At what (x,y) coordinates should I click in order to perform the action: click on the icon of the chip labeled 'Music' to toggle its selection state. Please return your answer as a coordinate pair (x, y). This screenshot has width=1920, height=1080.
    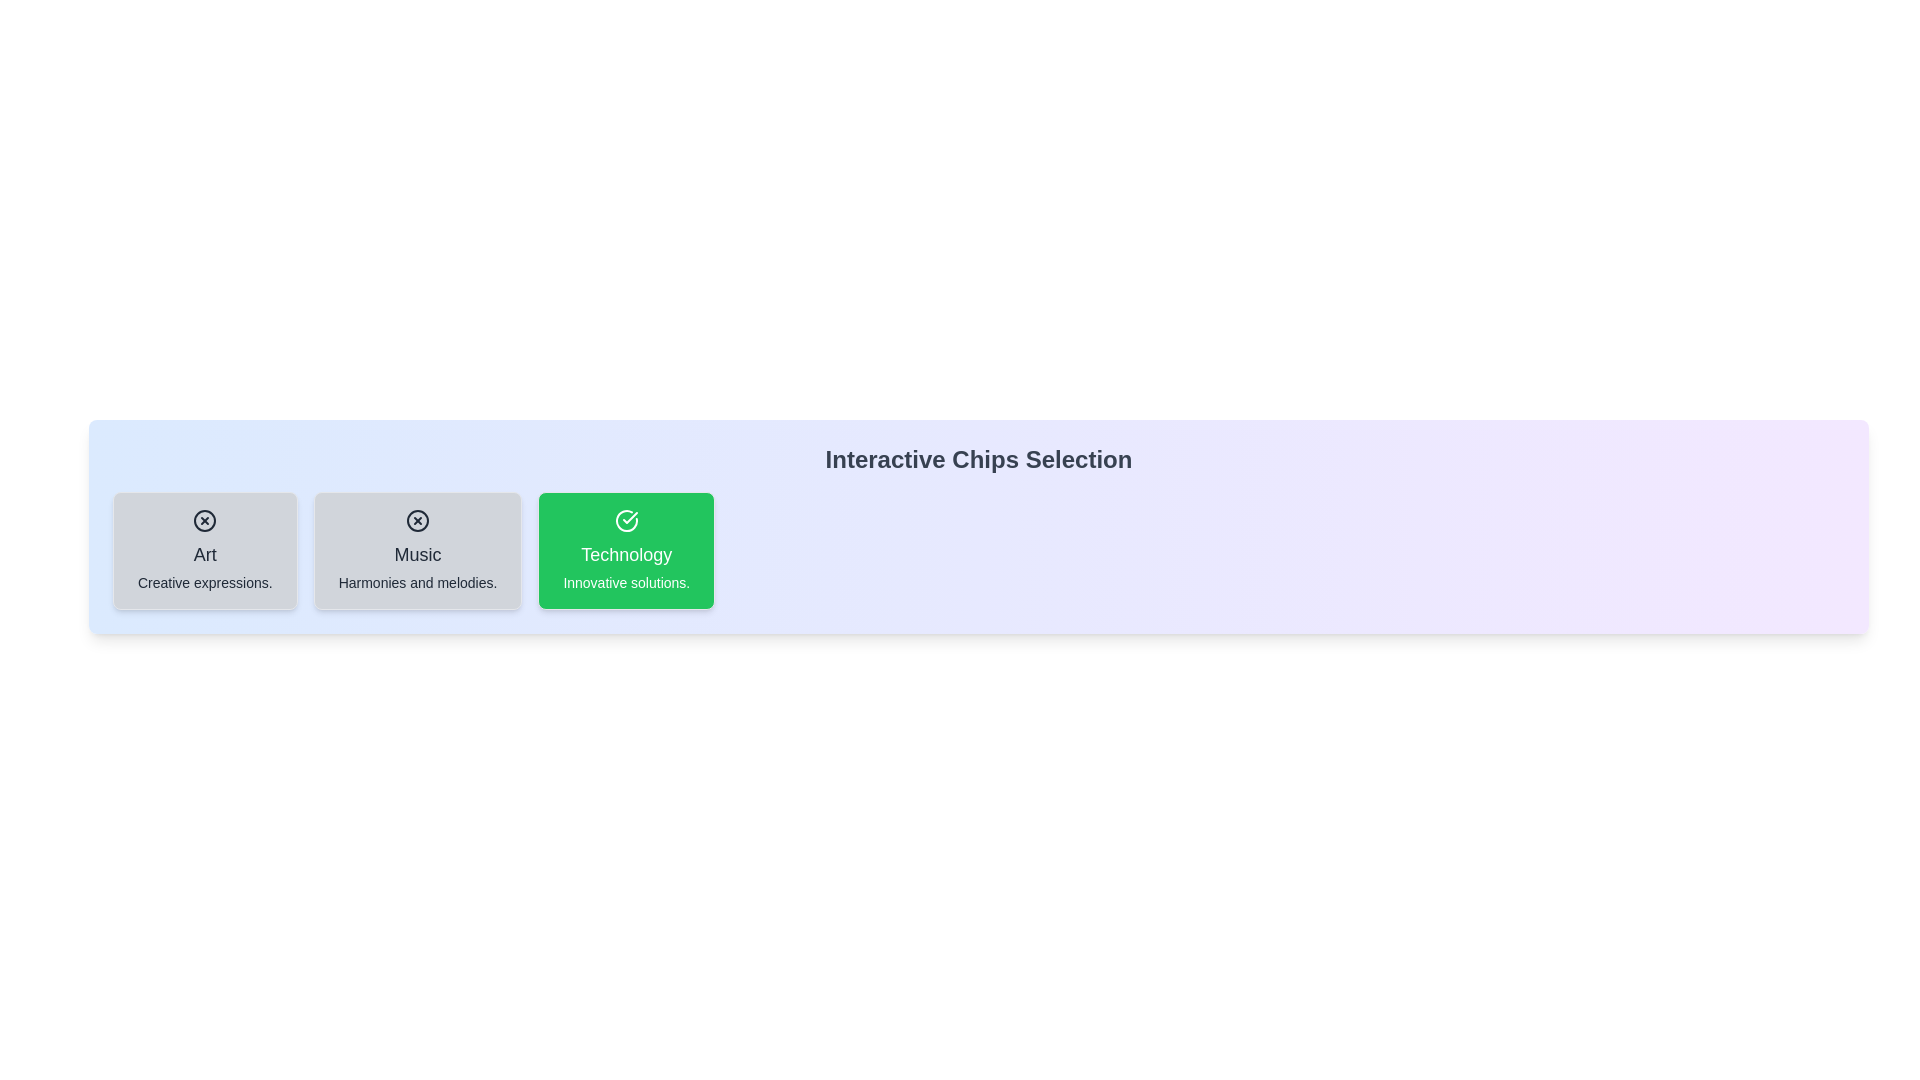
    Looking at the image, I should click on (416, 519).